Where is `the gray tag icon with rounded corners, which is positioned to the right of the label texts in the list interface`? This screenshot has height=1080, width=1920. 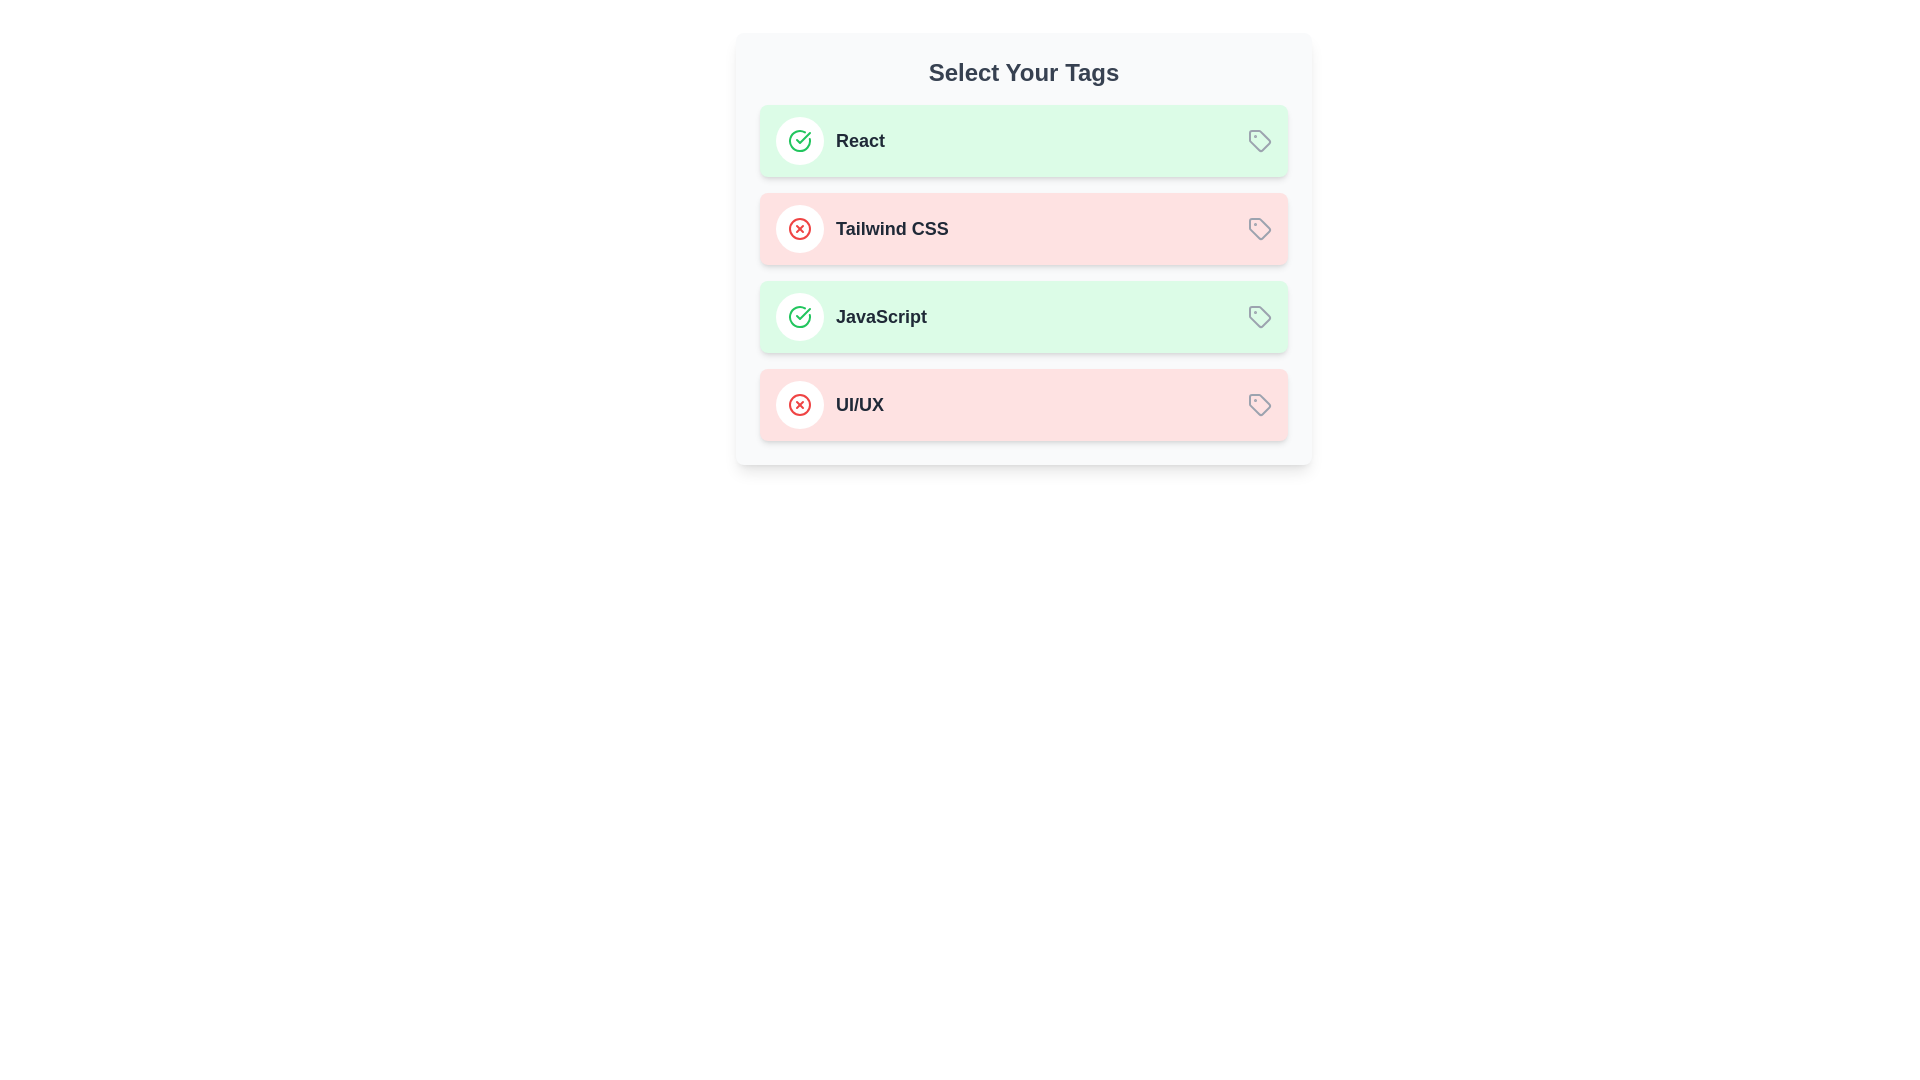
the gray tag icon with rounded corners, which is positioned to the right of the label texts in the list interface is located at coordinates (1258, 405).